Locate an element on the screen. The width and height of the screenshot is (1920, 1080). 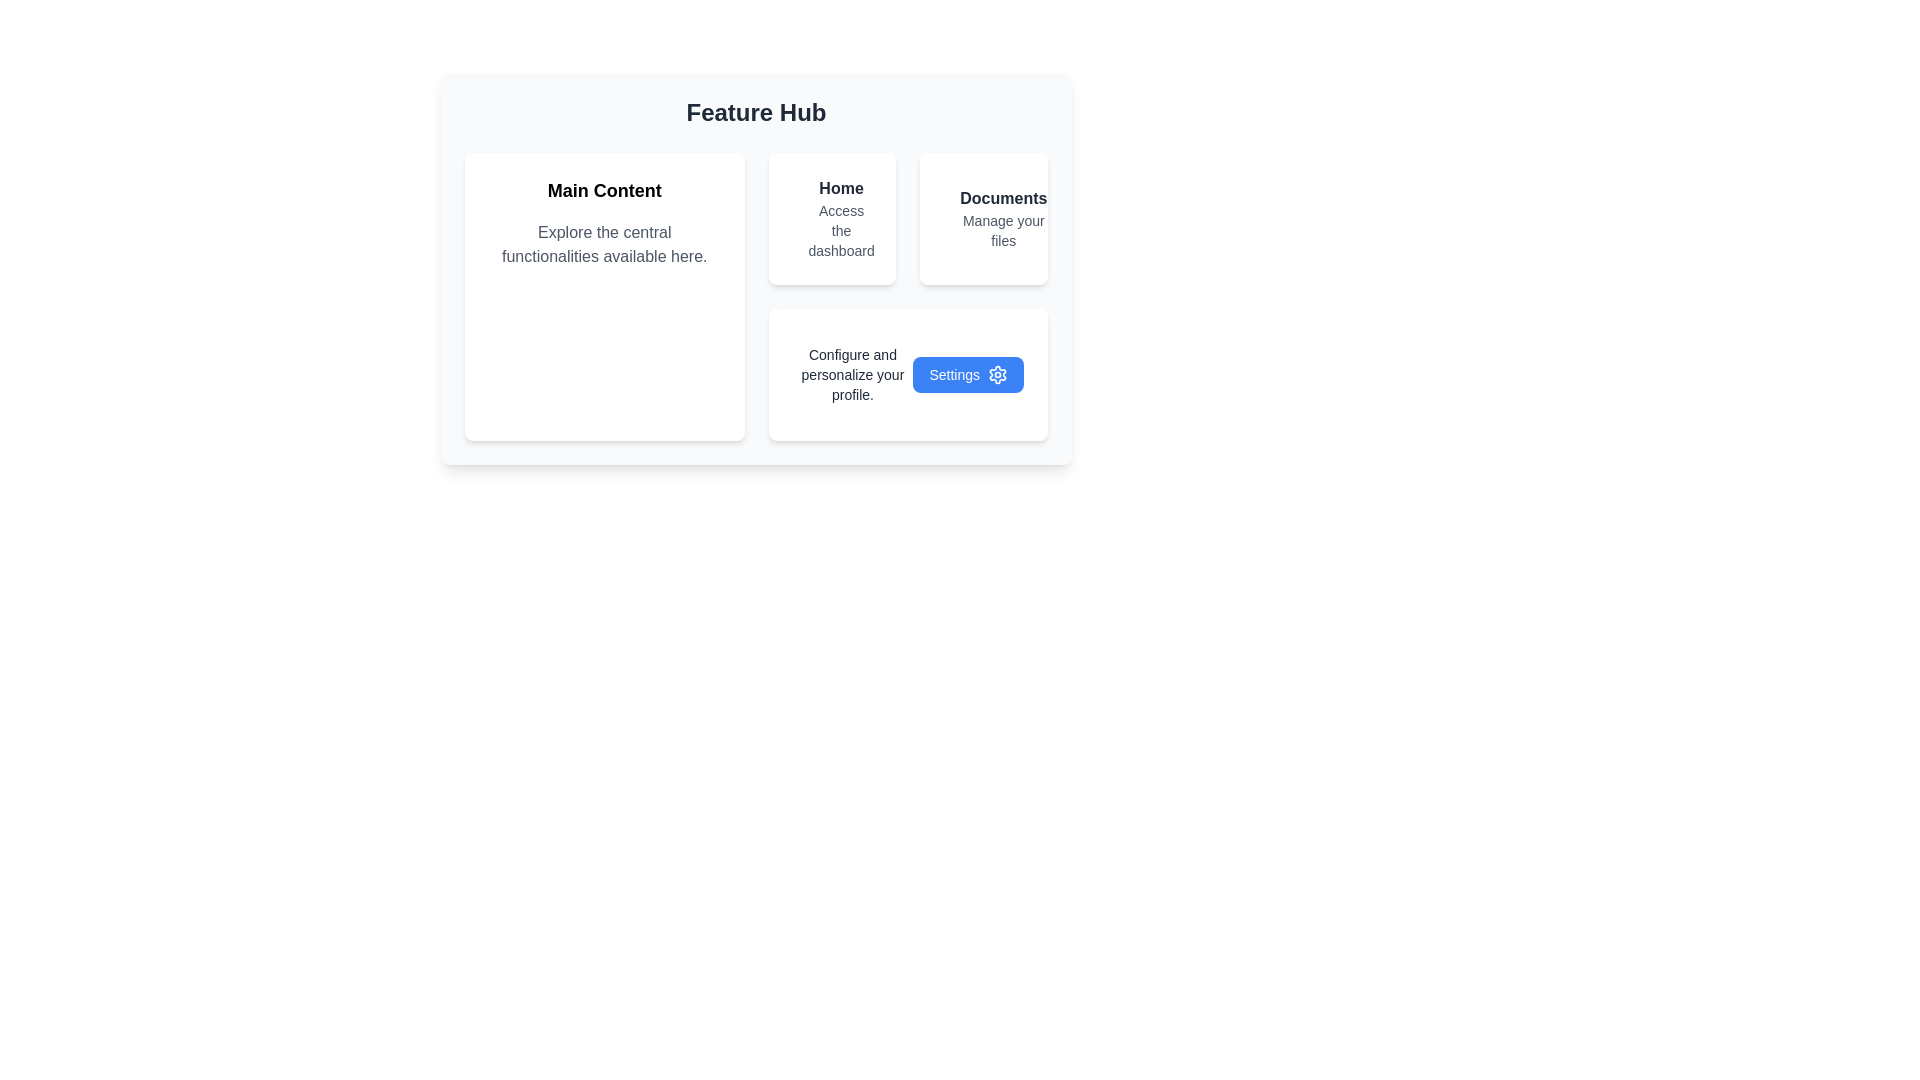
the settings icon located on the blue button labeled 'Settings' in the lower-right card is located at coordinates (998, 374).